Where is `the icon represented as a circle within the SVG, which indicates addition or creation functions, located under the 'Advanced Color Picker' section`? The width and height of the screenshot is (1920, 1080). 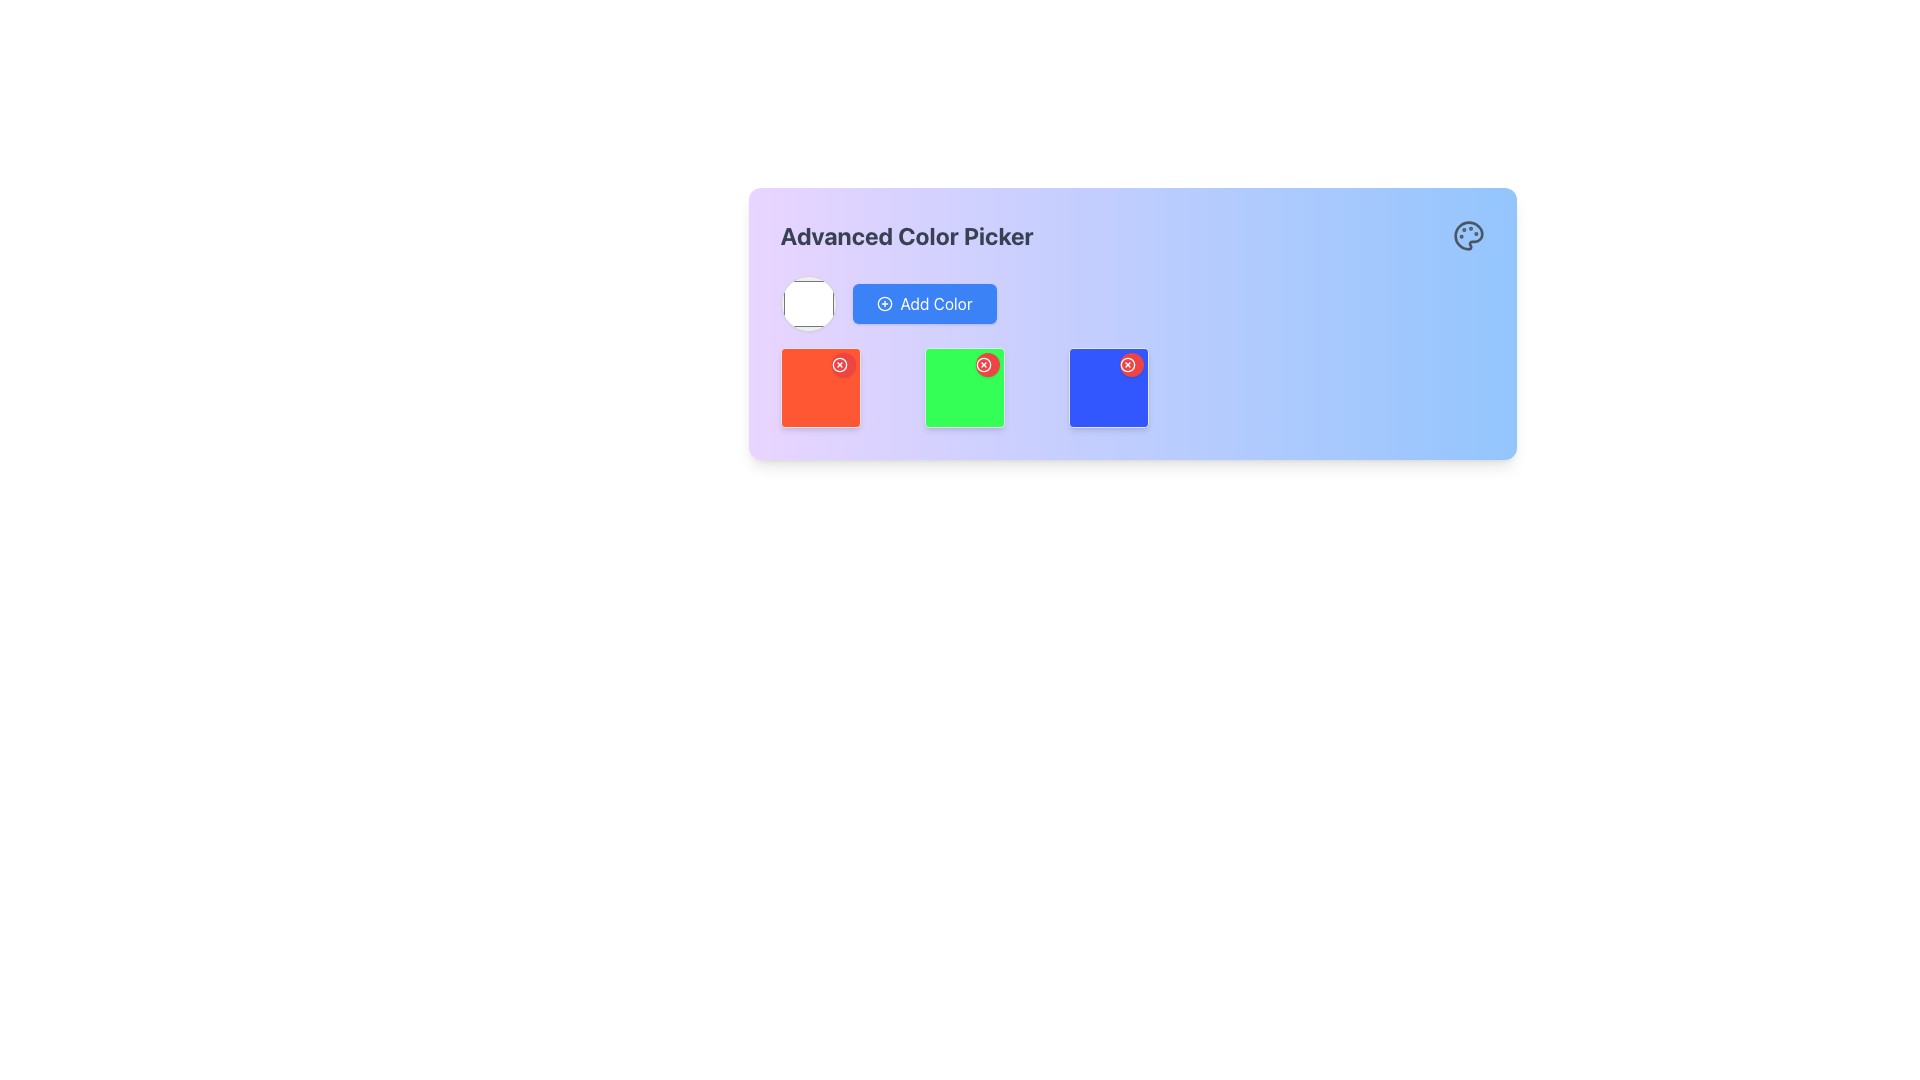
the icon represented as a circle within the SVG, which indicates addition or creation functions, located under the 'Advanced Color Picker' section is located at coordinates (883, 304).